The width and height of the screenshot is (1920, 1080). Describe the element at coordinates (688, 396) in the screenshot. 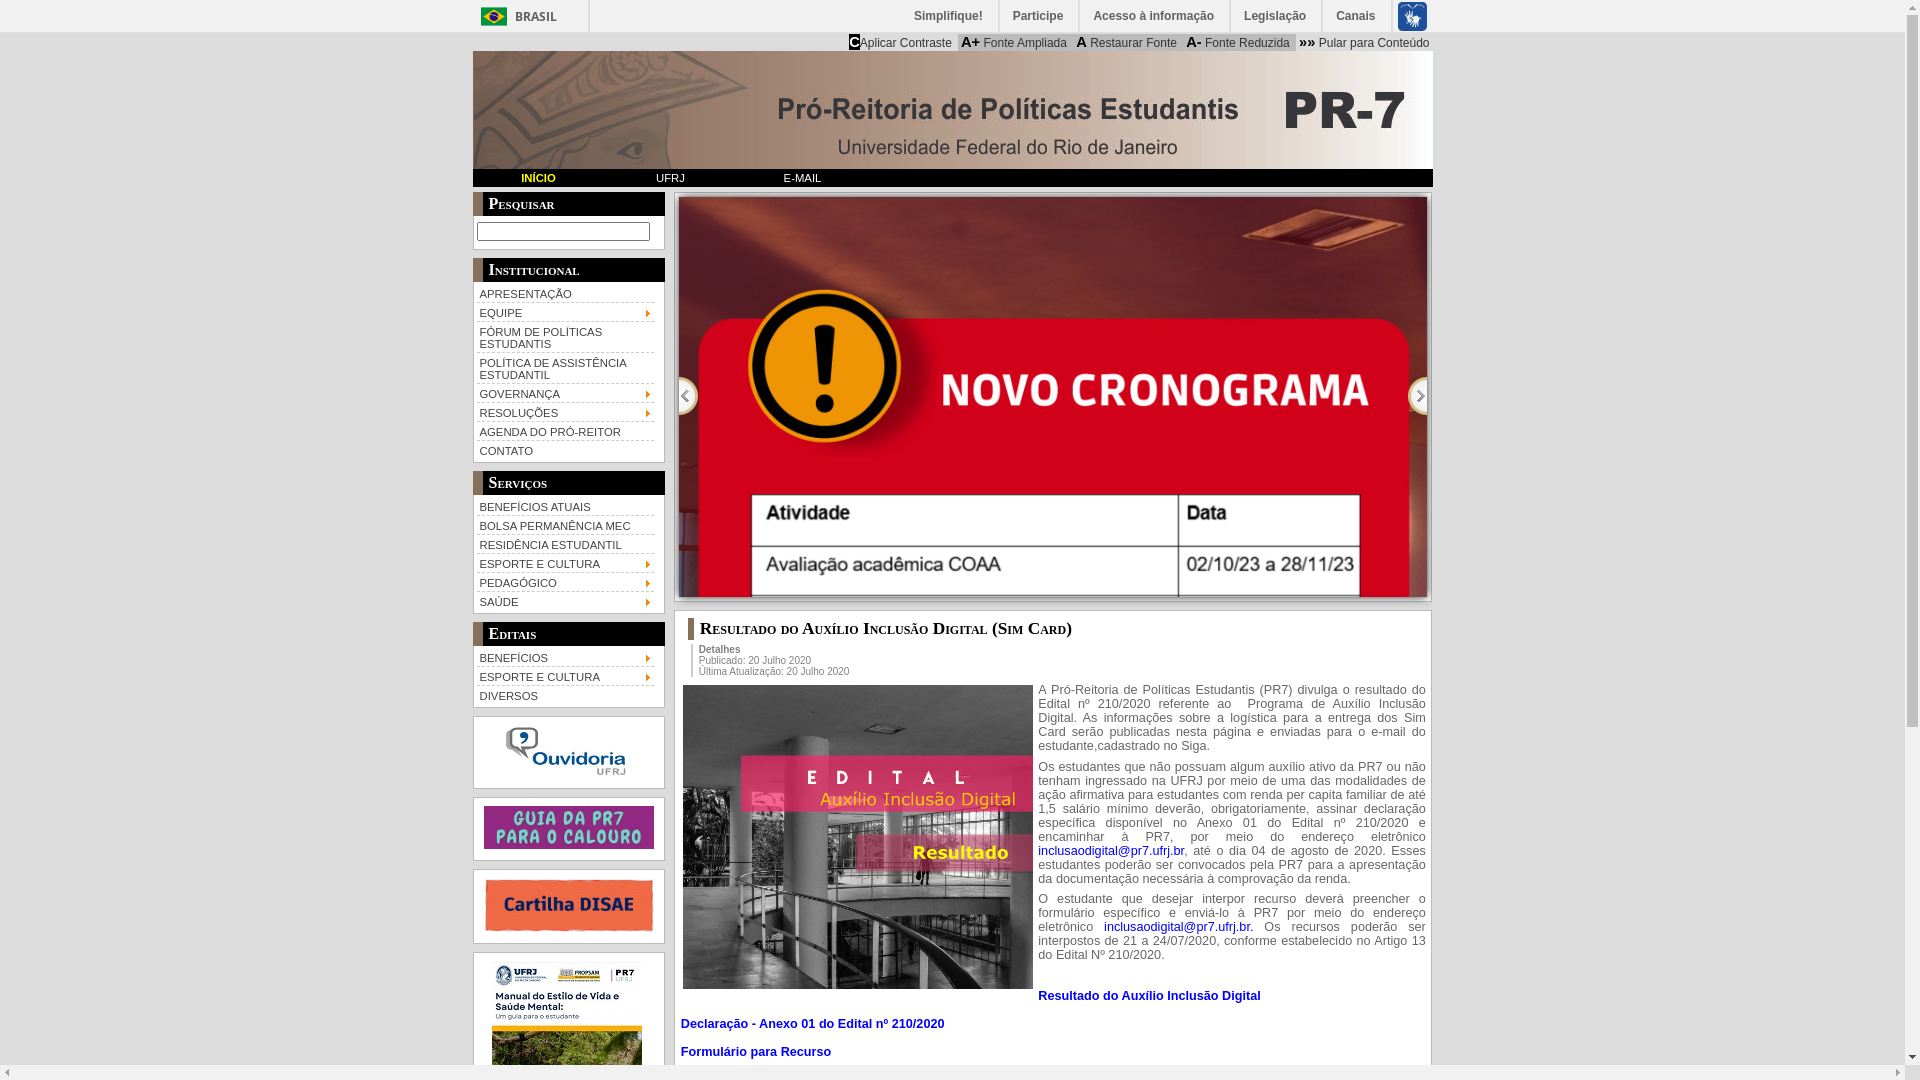

I see `'Previous'` at that location.